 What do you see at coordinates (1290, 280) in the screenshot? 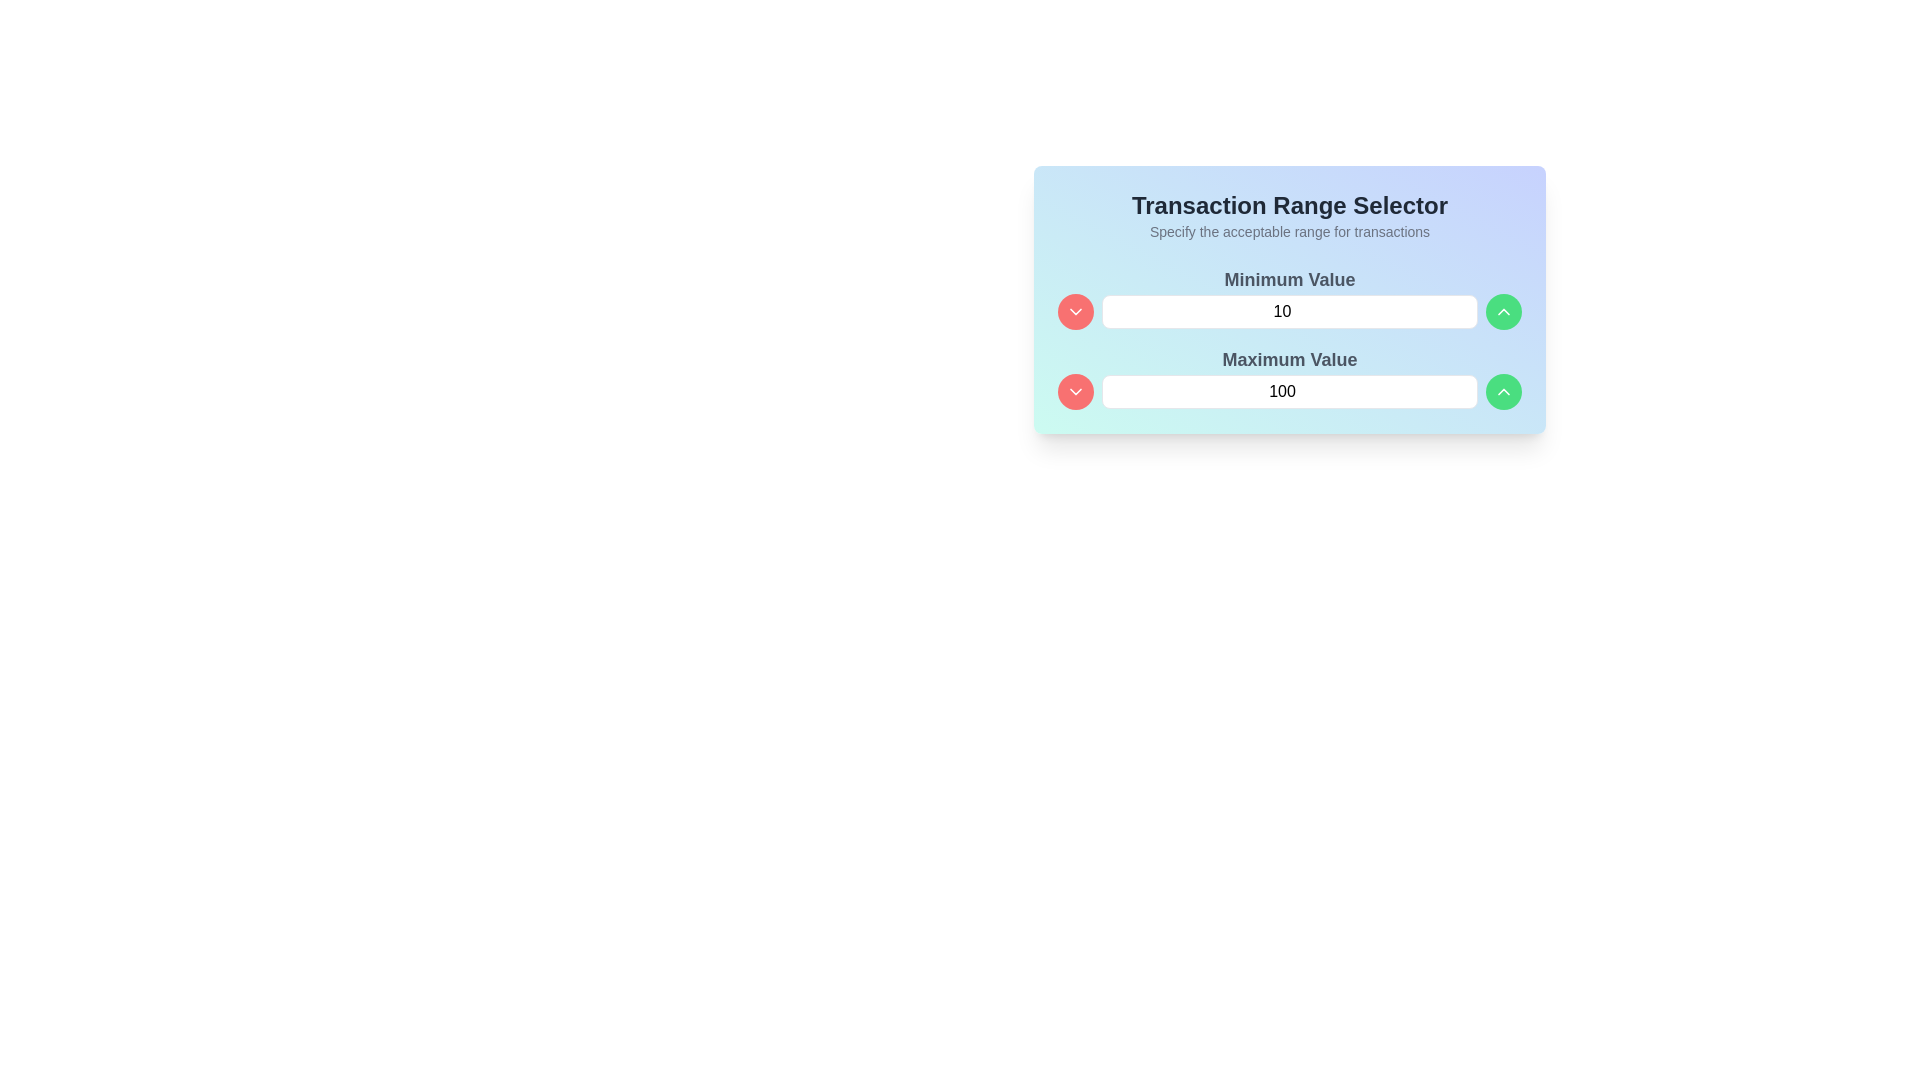
I see `the 'Minimum Value' text label, which is positioned at the top center of its group of components, serving as a heading for the associated numerical input field` at bounding box center [1290, 280].